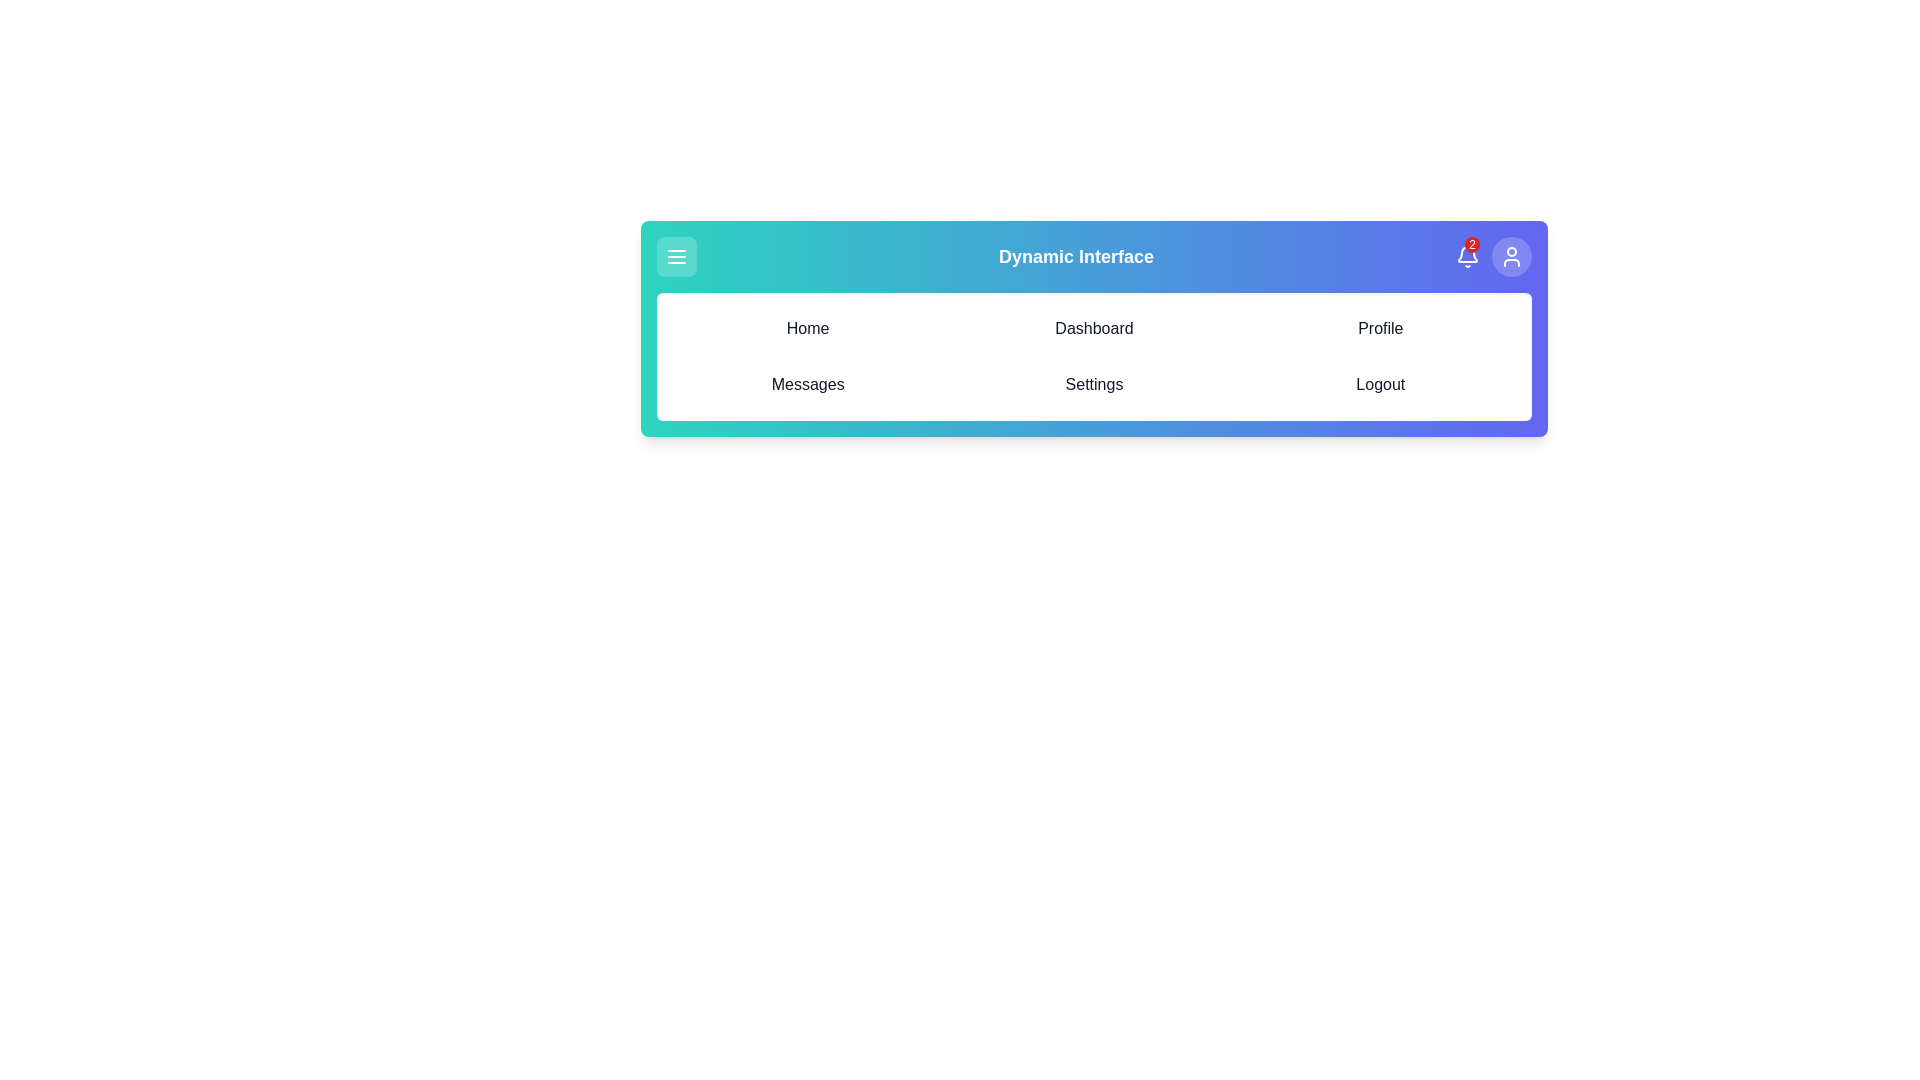 The width and height of the screenshot is (1920, 1080). What do you see at coordinates (807, 327) in the screenshot?
I see `the navigation item Home from the menu` at bounding box center [807, 327].